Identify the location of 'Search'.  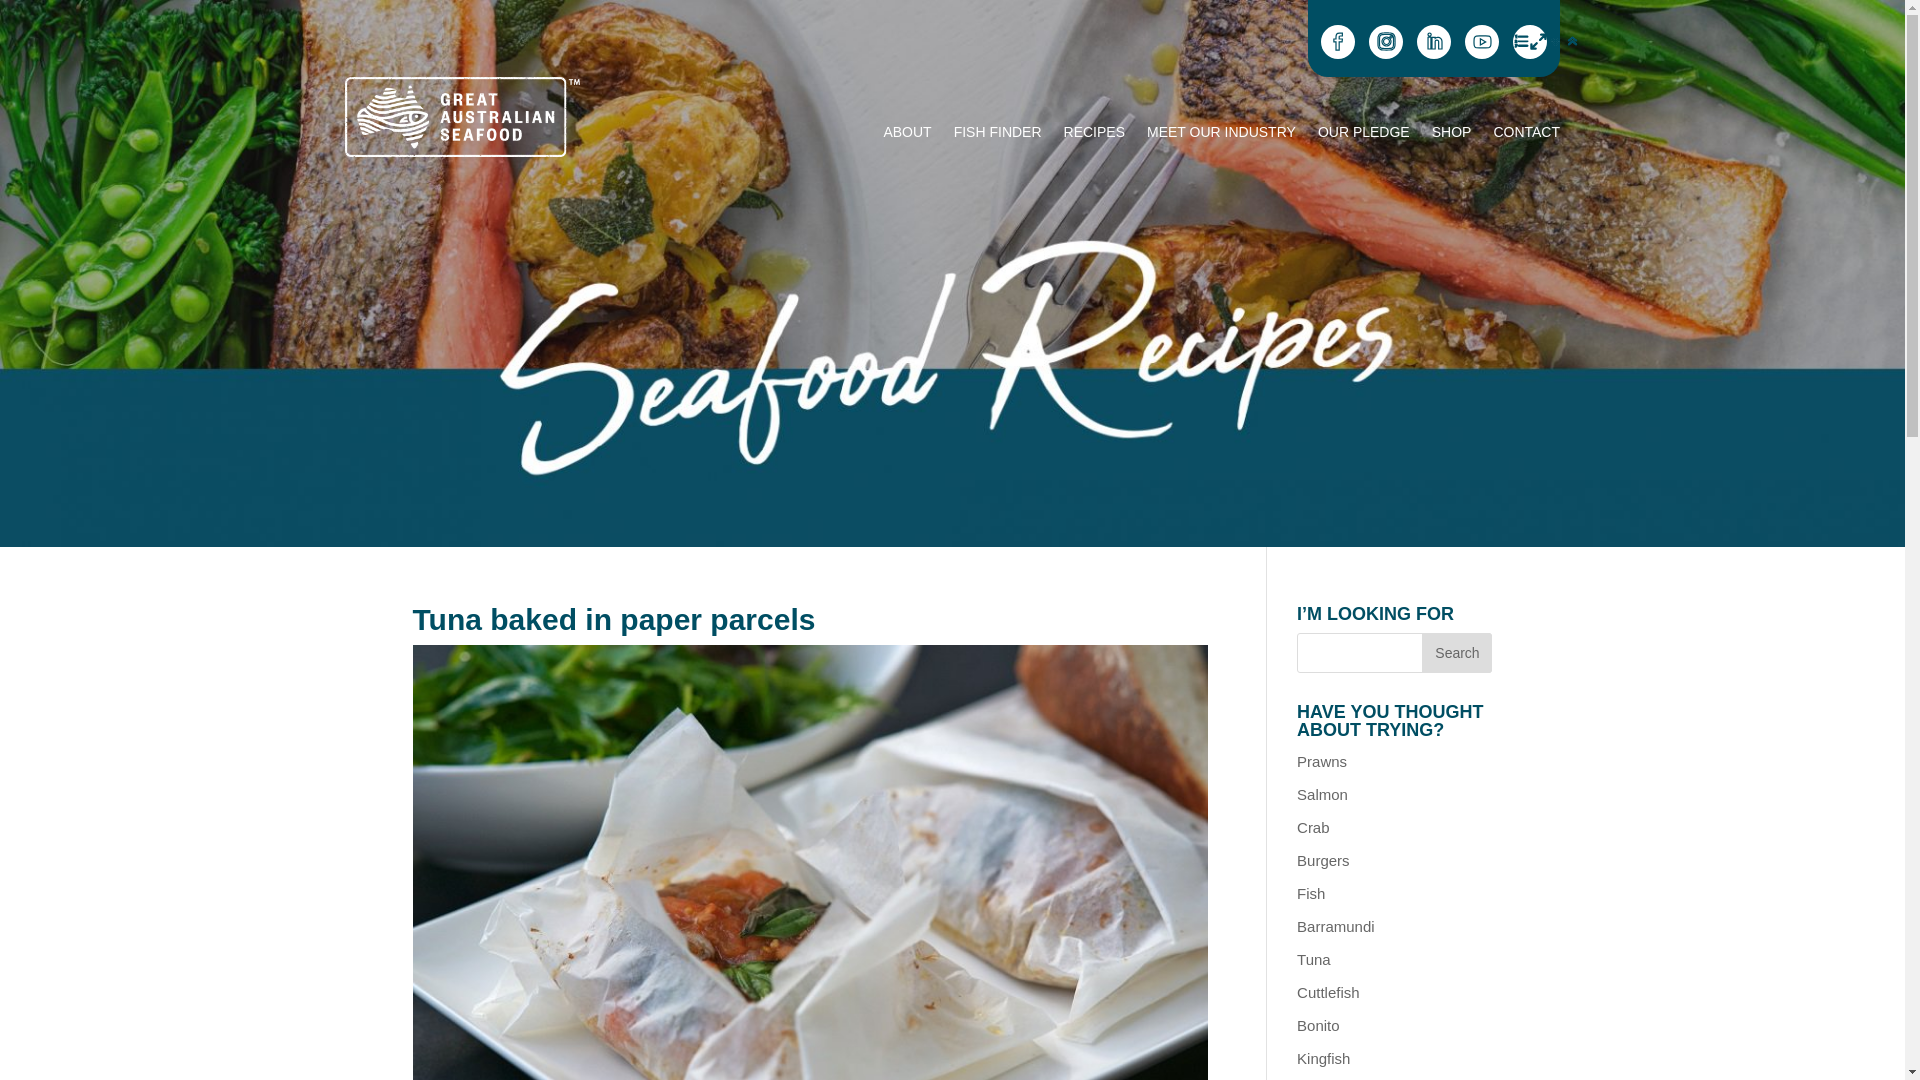
(1420, 652).